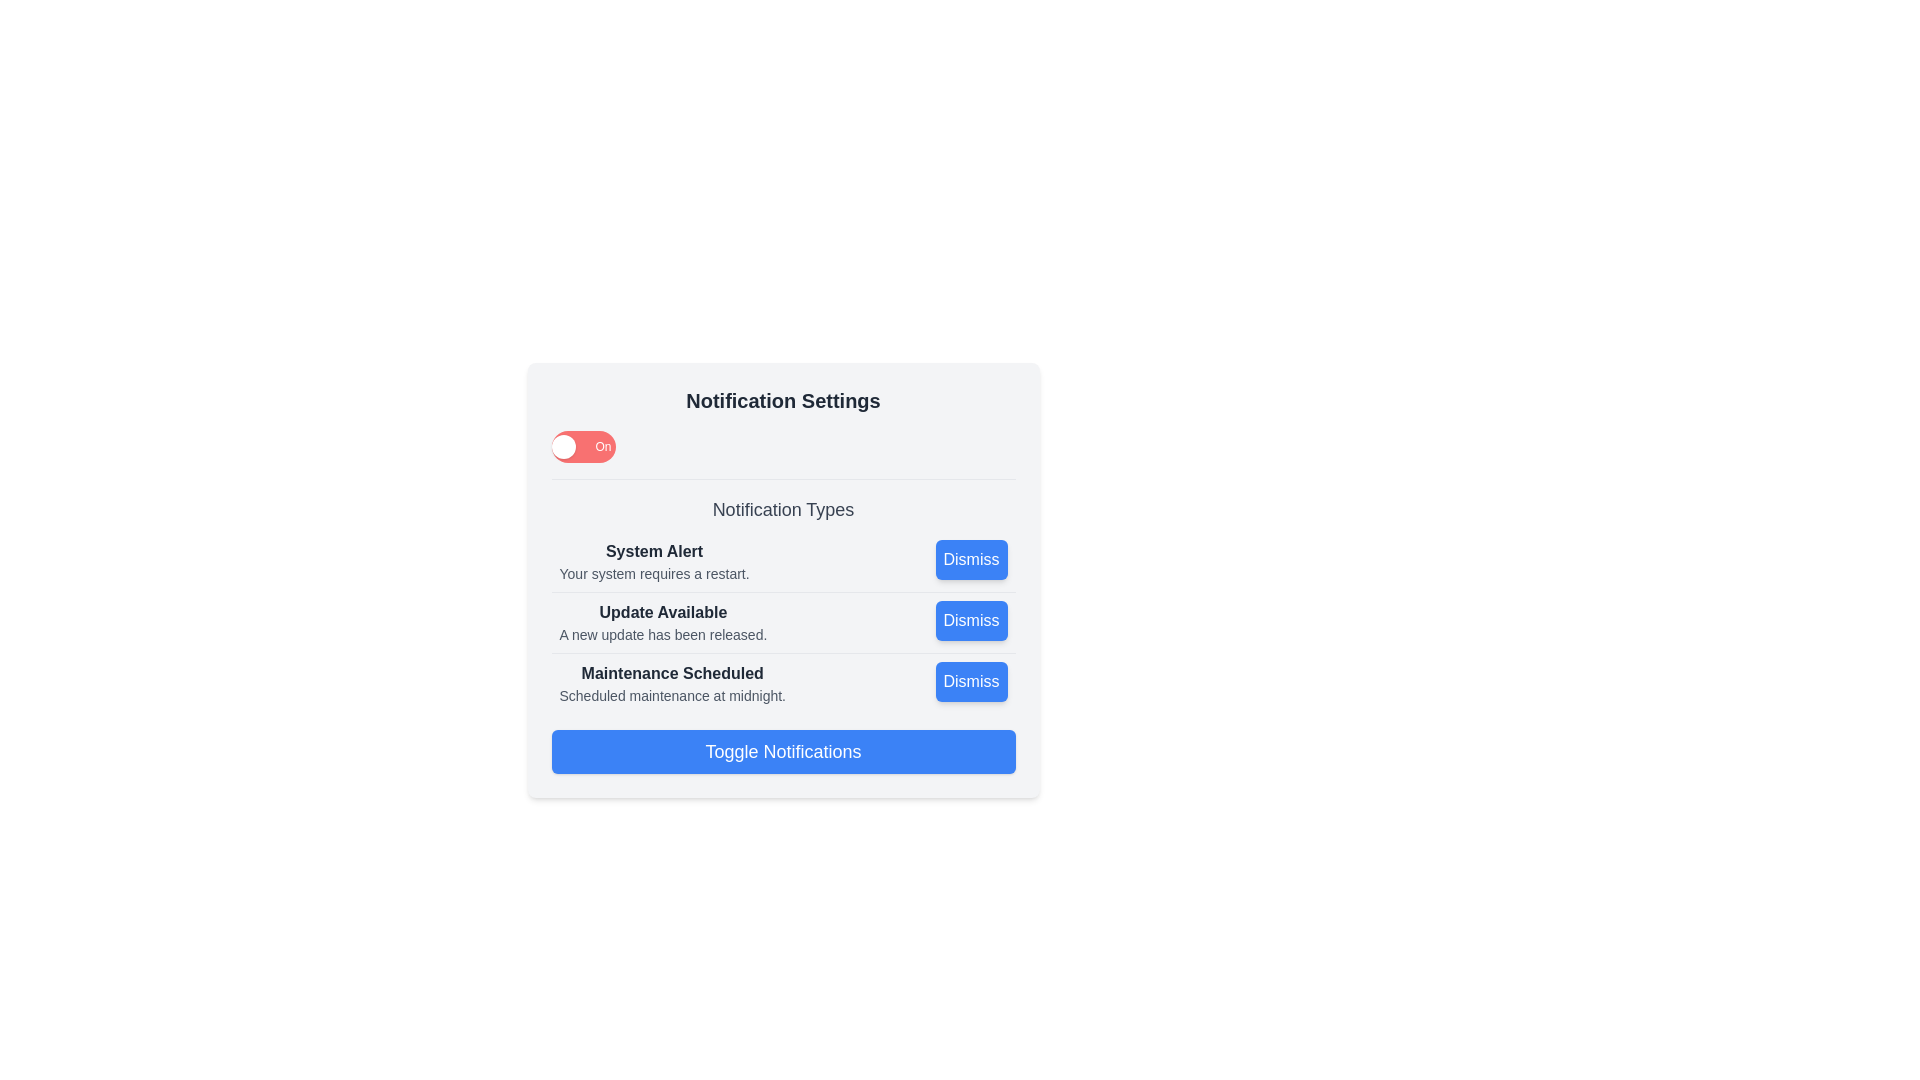 The width and height of the screenshot is (1920, 1080). I want to click on the dismiss button located at the bottom right corner of the notification card titled 'Update Available', so click(971, 620).